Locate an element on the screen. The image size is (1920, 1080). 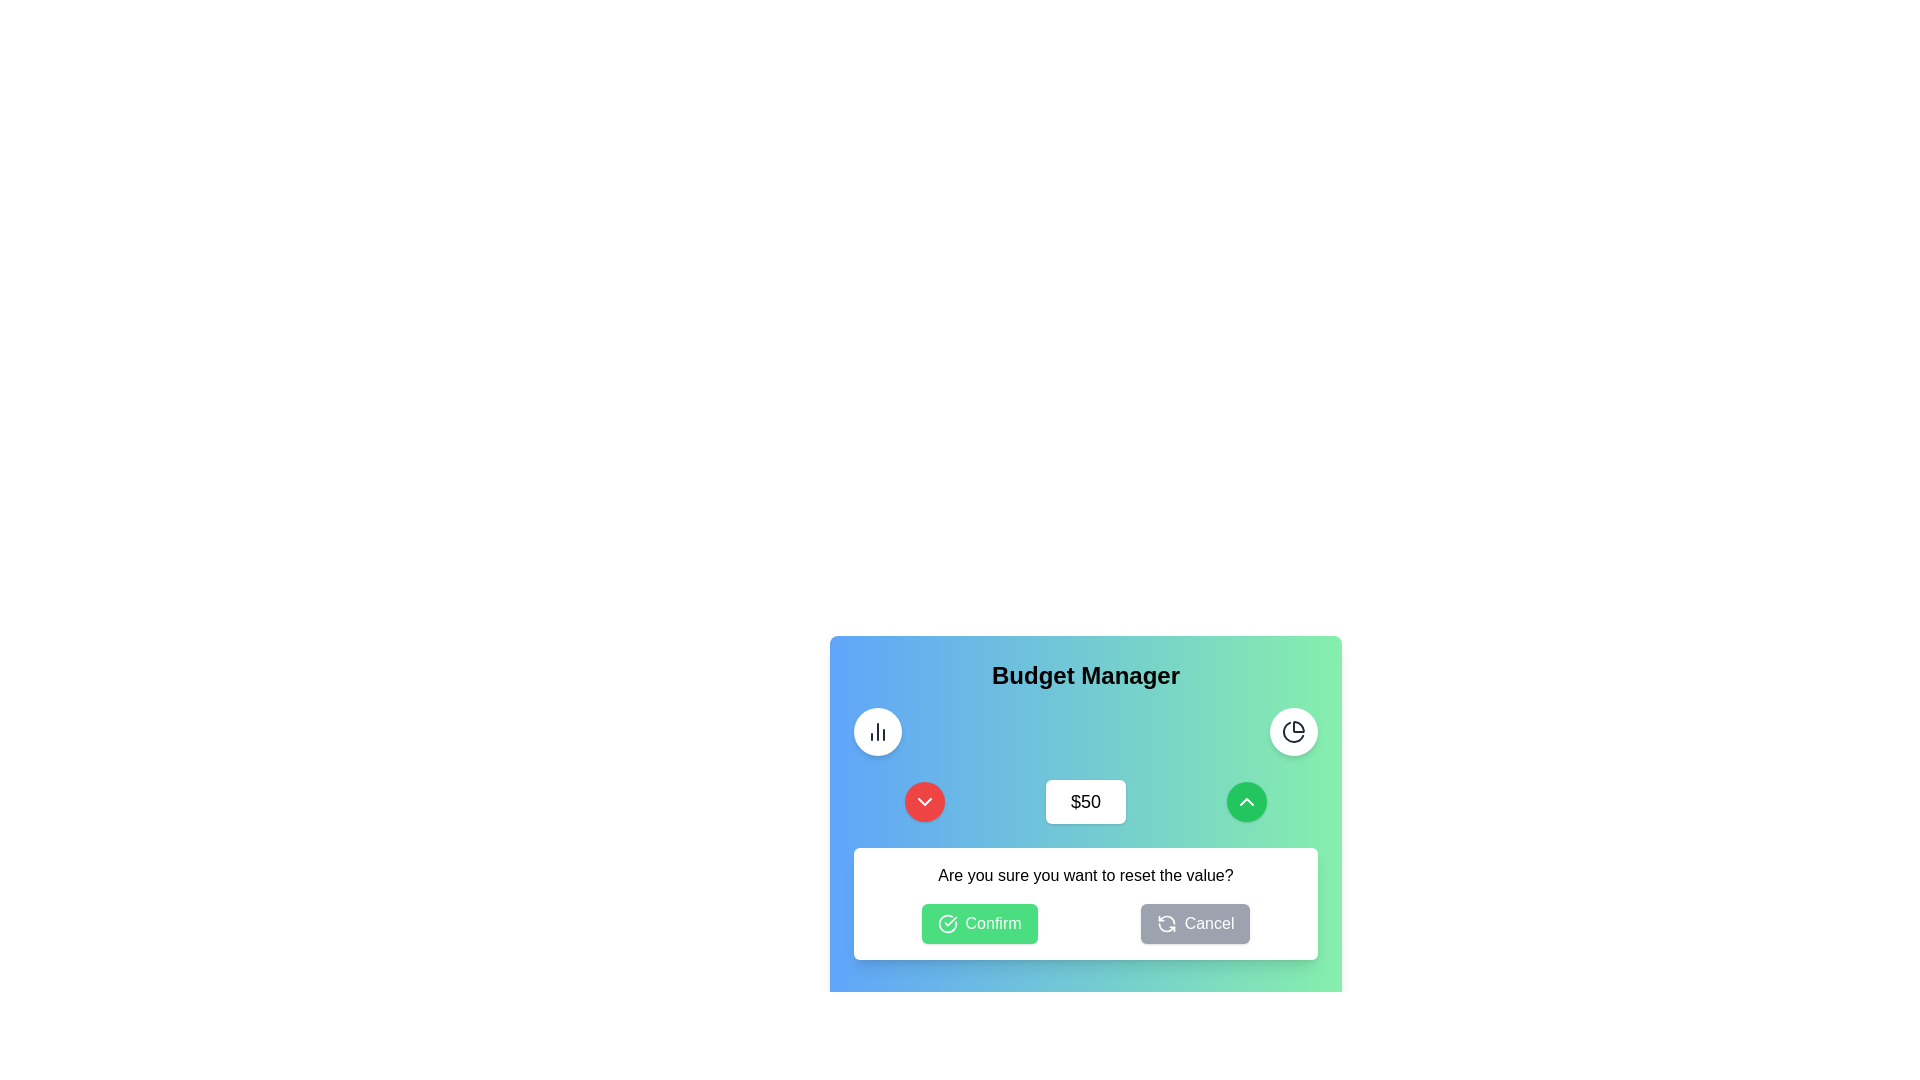
the decorative success icon located to the left of the 'Confirm' button in the confirmation area of the interface is located at coordinates (946, 924).